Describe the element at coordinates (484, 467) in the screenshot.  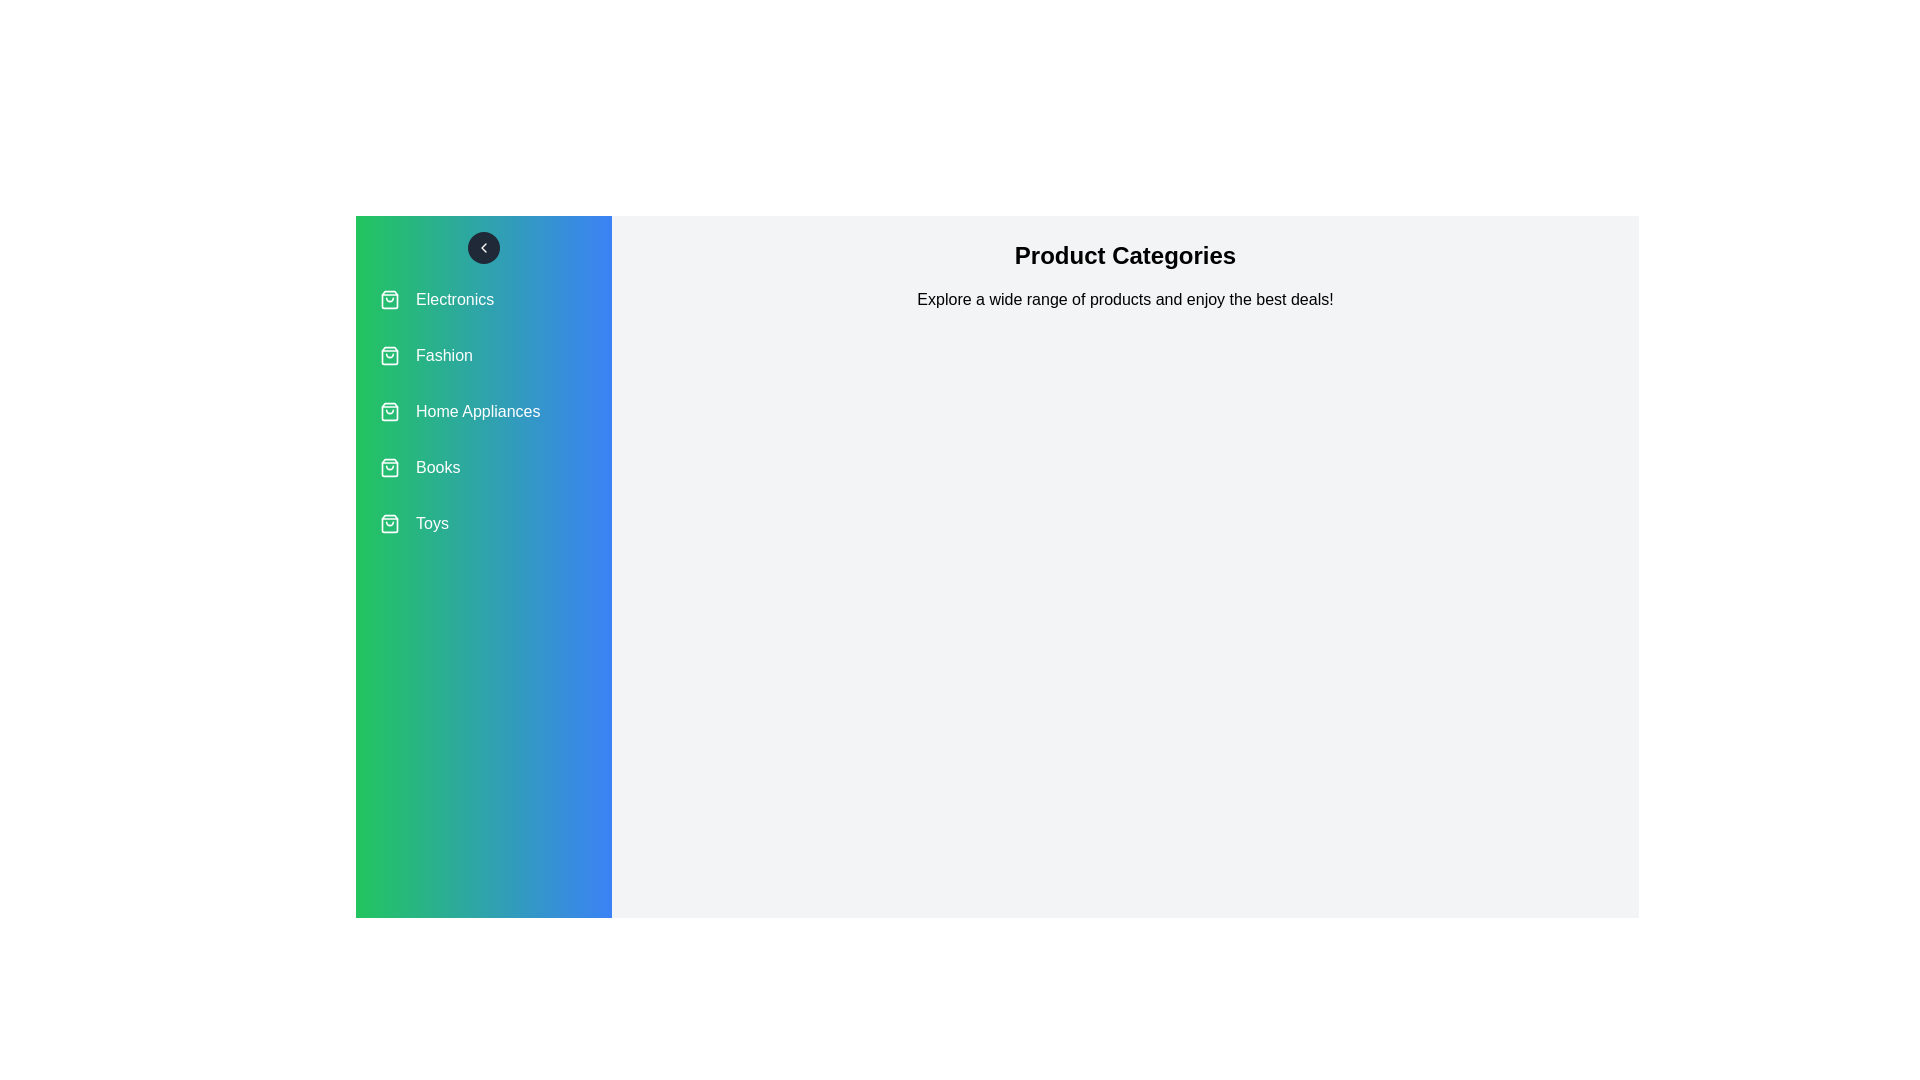
I see `the category Books` at that location.